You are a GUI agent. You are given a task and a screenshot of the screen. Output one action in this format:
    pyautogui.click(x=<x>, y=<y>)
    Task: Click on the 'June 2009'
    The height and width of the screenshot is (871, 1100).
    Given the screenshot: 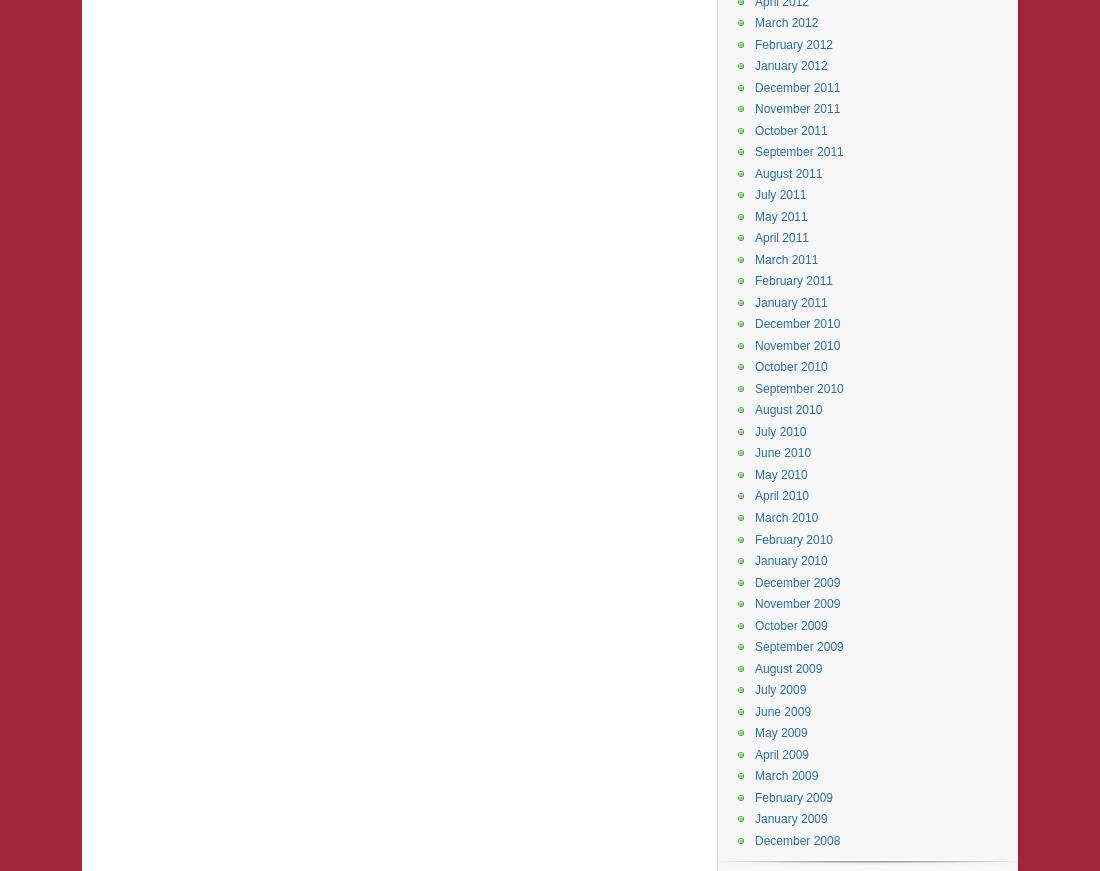 What is the action you would take?
    pyautogui.click(x=782, y=709)
    